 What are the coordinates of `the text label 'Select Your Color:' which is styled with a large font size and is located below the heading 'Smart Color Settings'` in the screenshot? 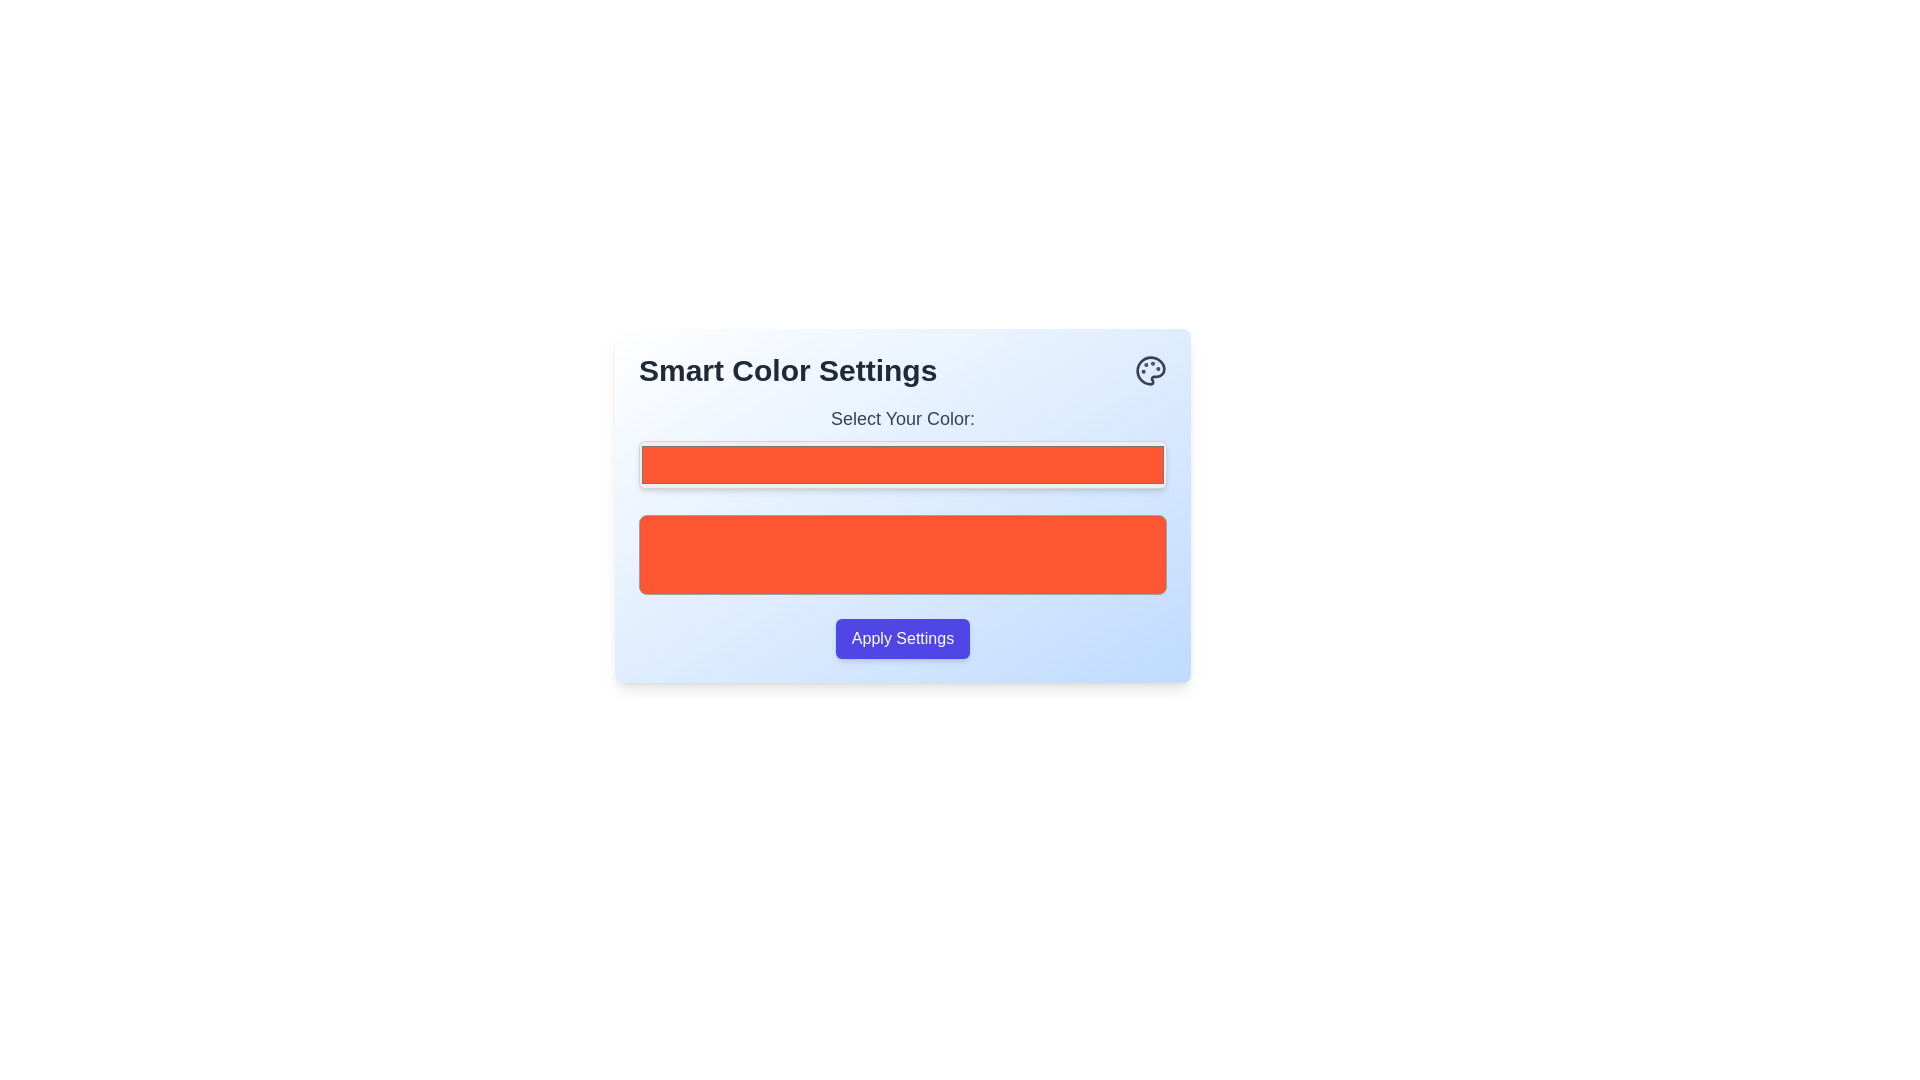 It's located at (901, 418).